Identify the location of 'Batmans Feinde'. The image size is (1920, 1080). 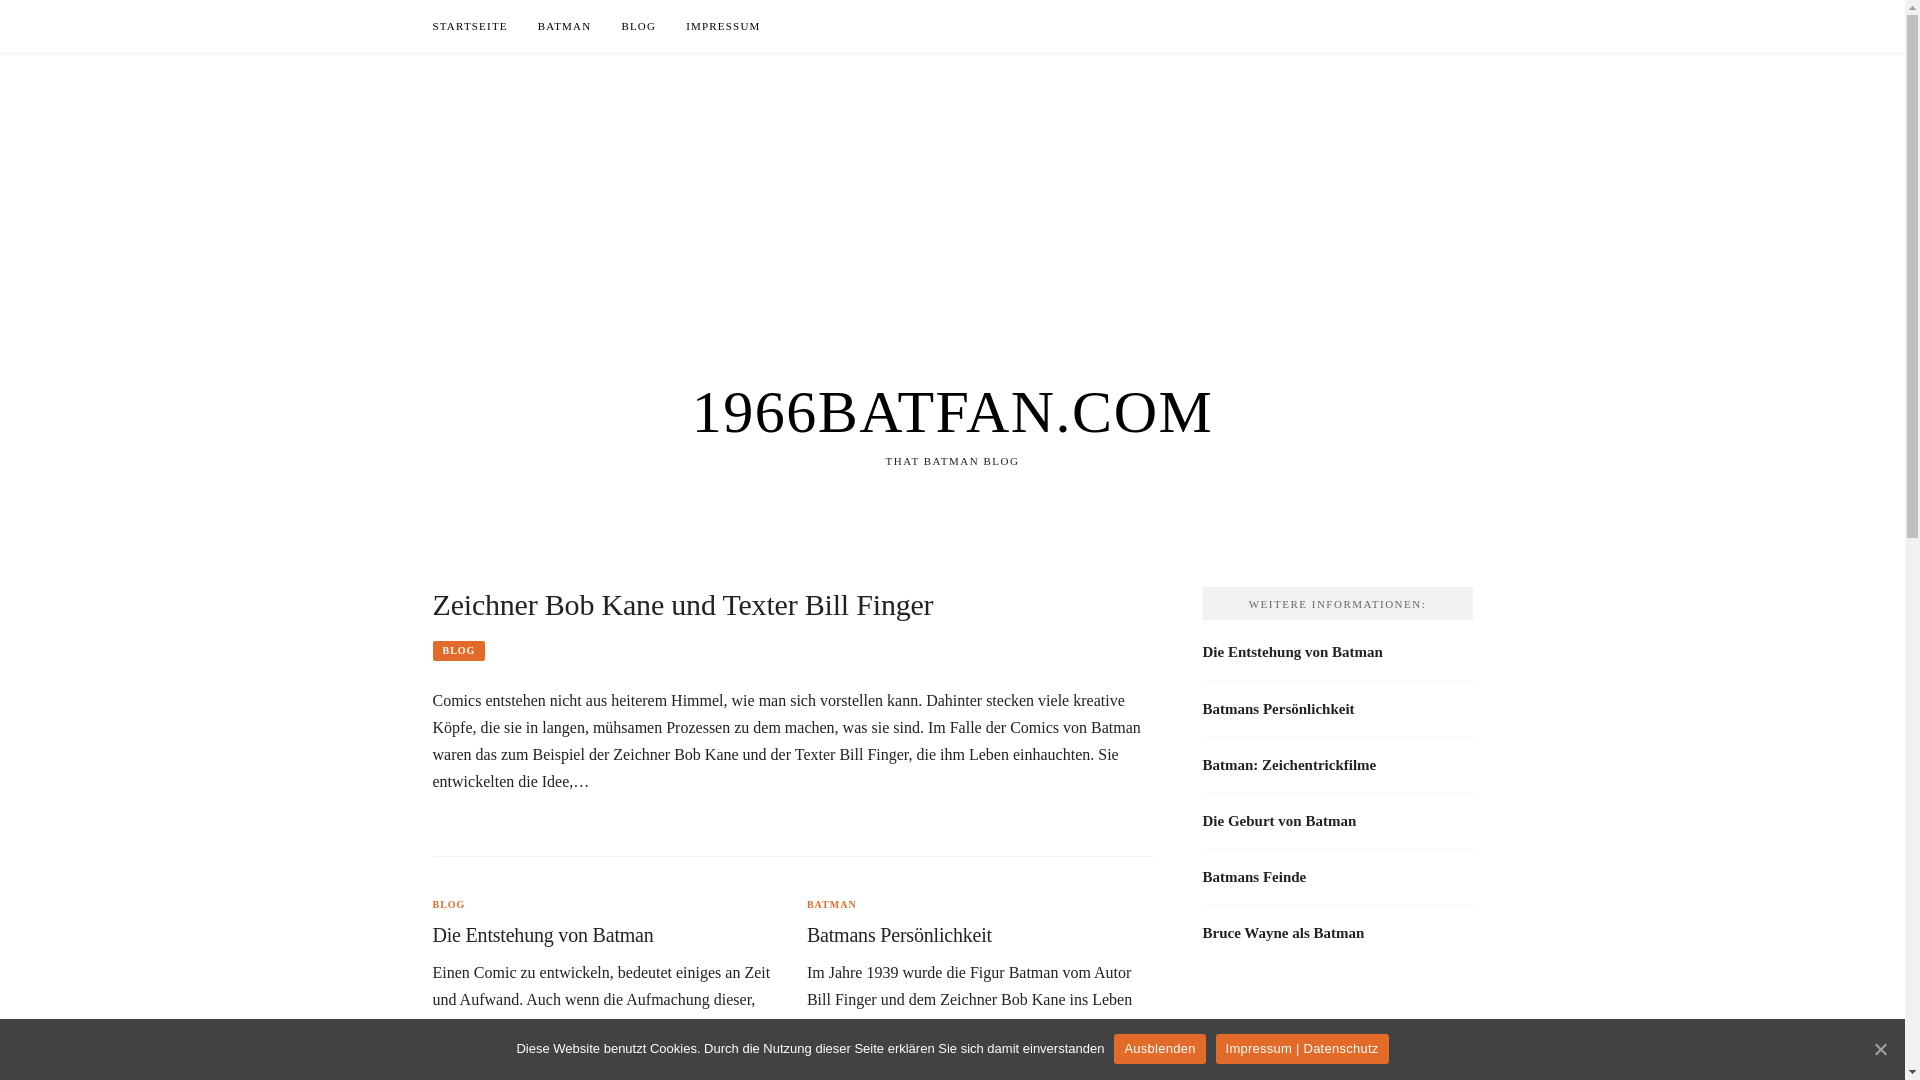
(1200, 875).